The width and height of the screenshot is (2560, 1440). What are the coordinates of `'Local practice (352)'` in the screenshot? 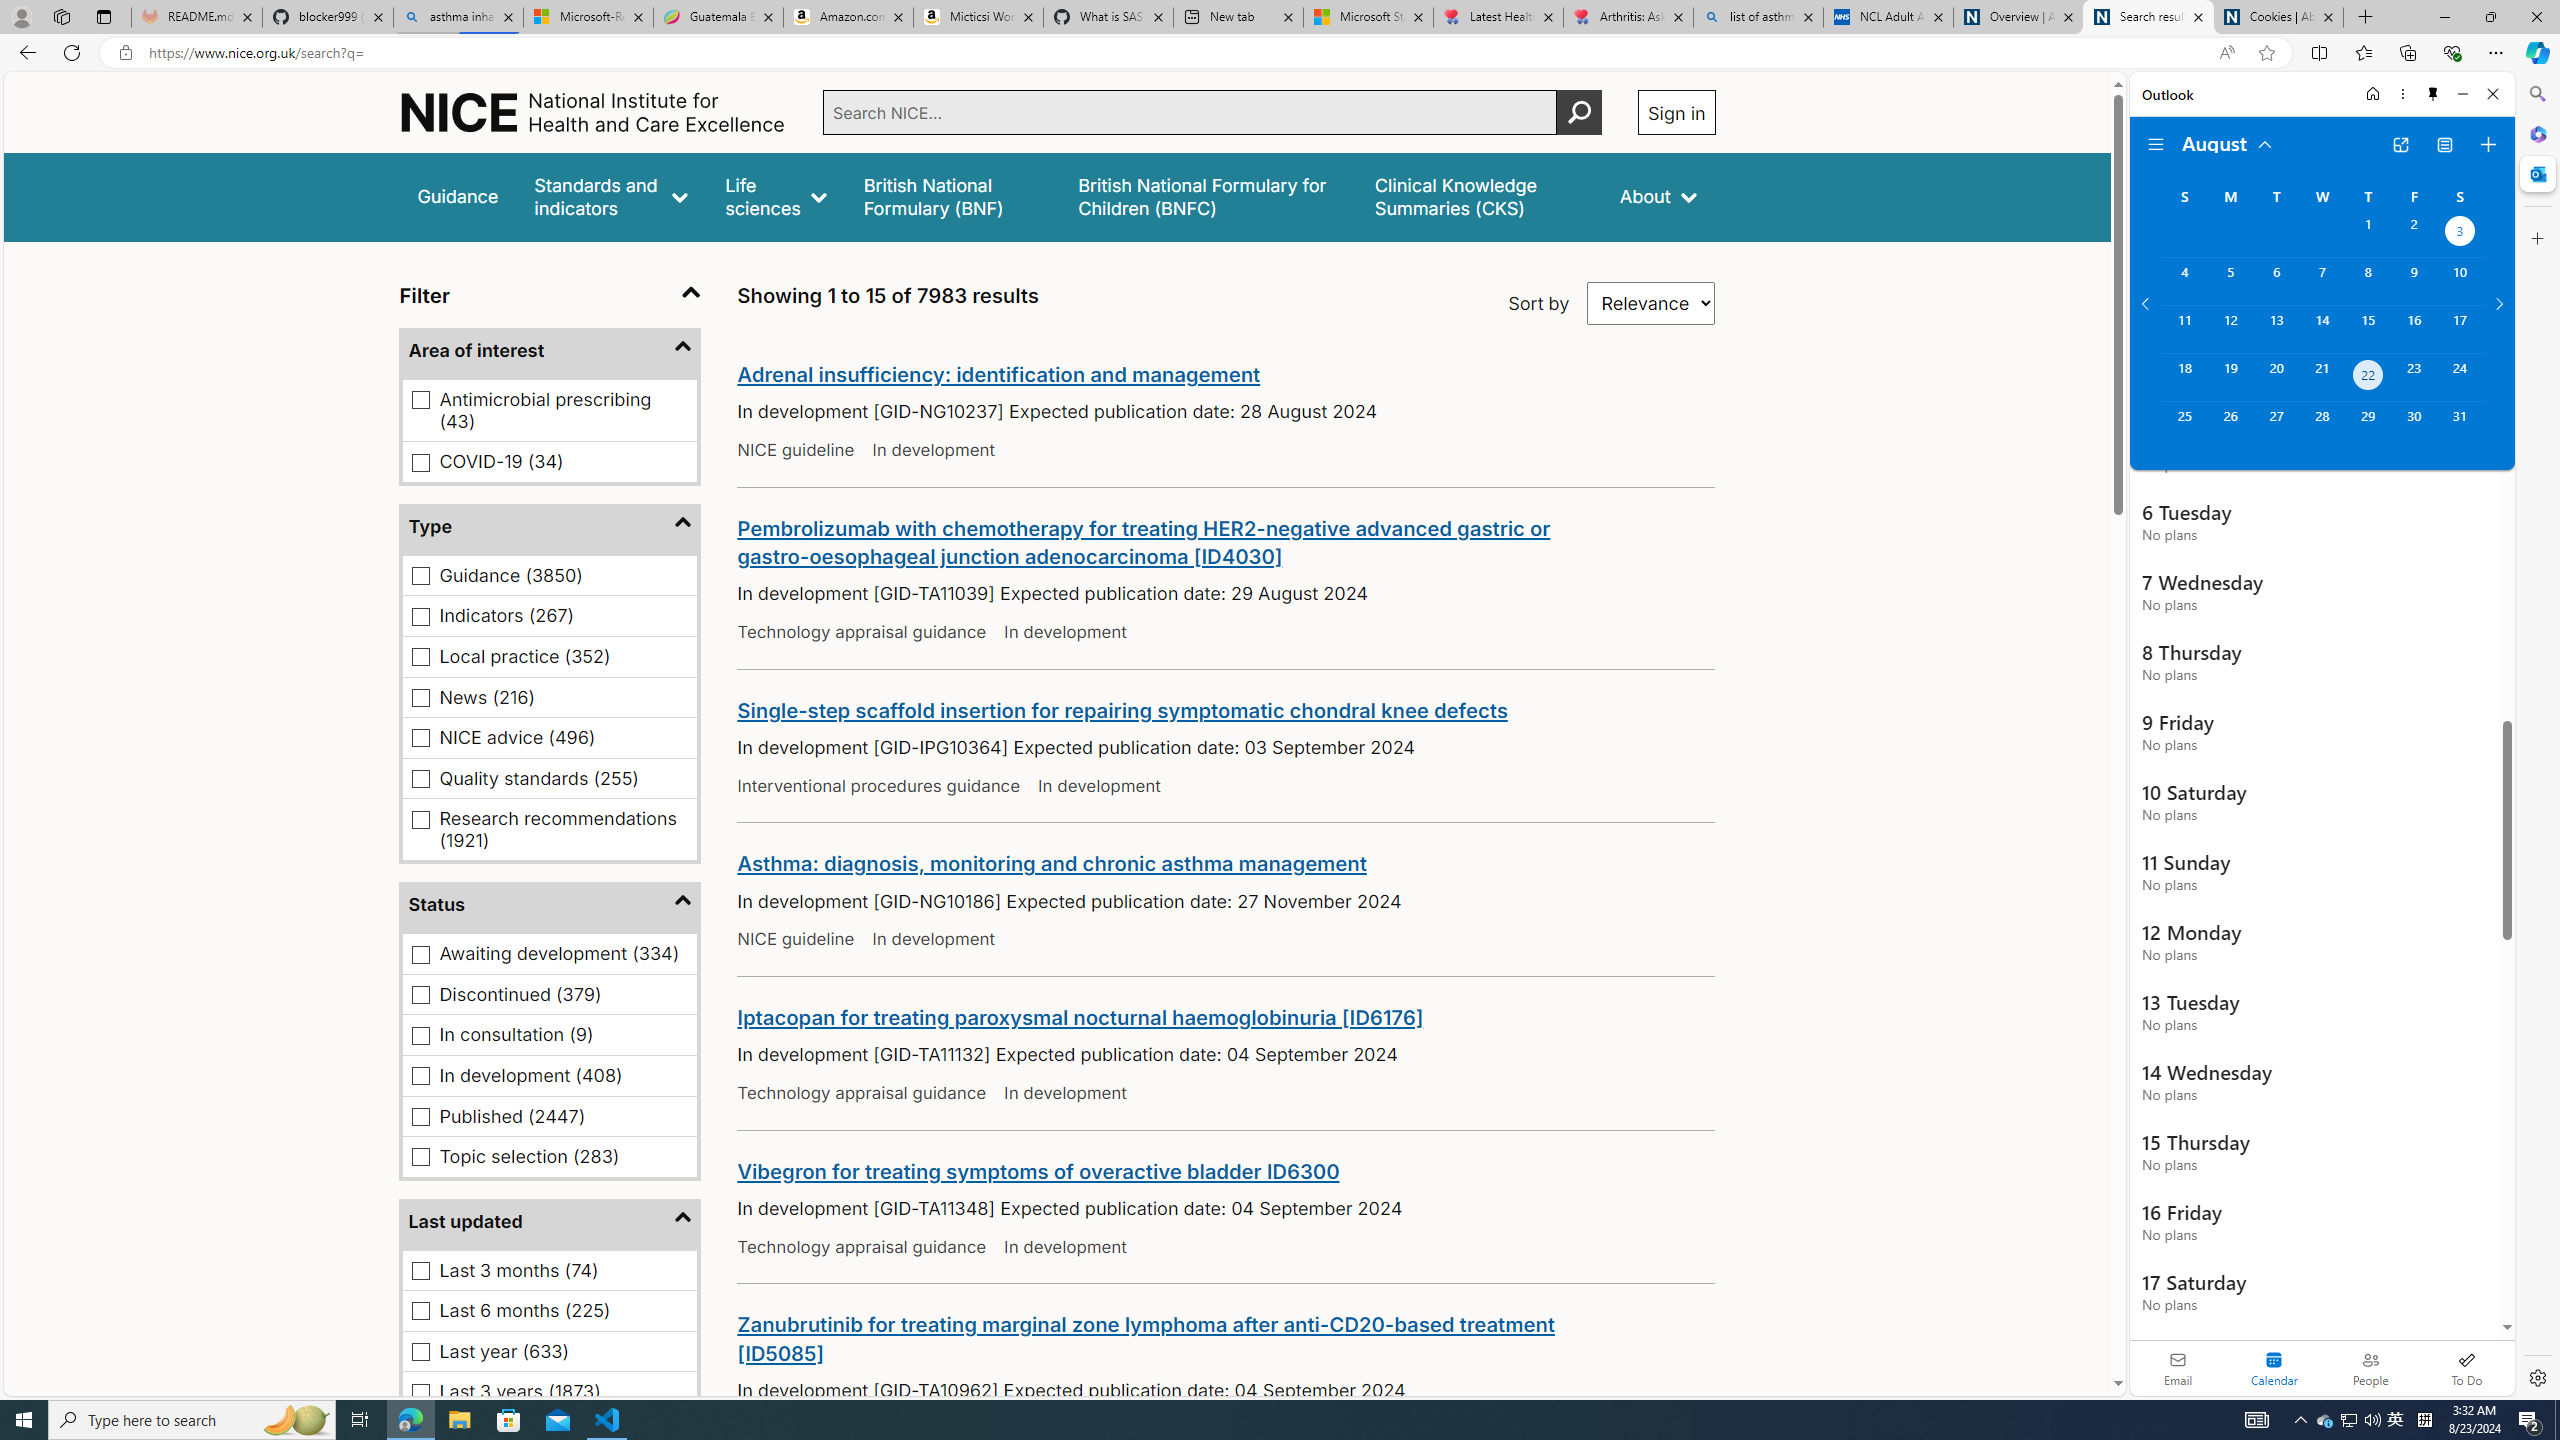 It's located at (420, 656).